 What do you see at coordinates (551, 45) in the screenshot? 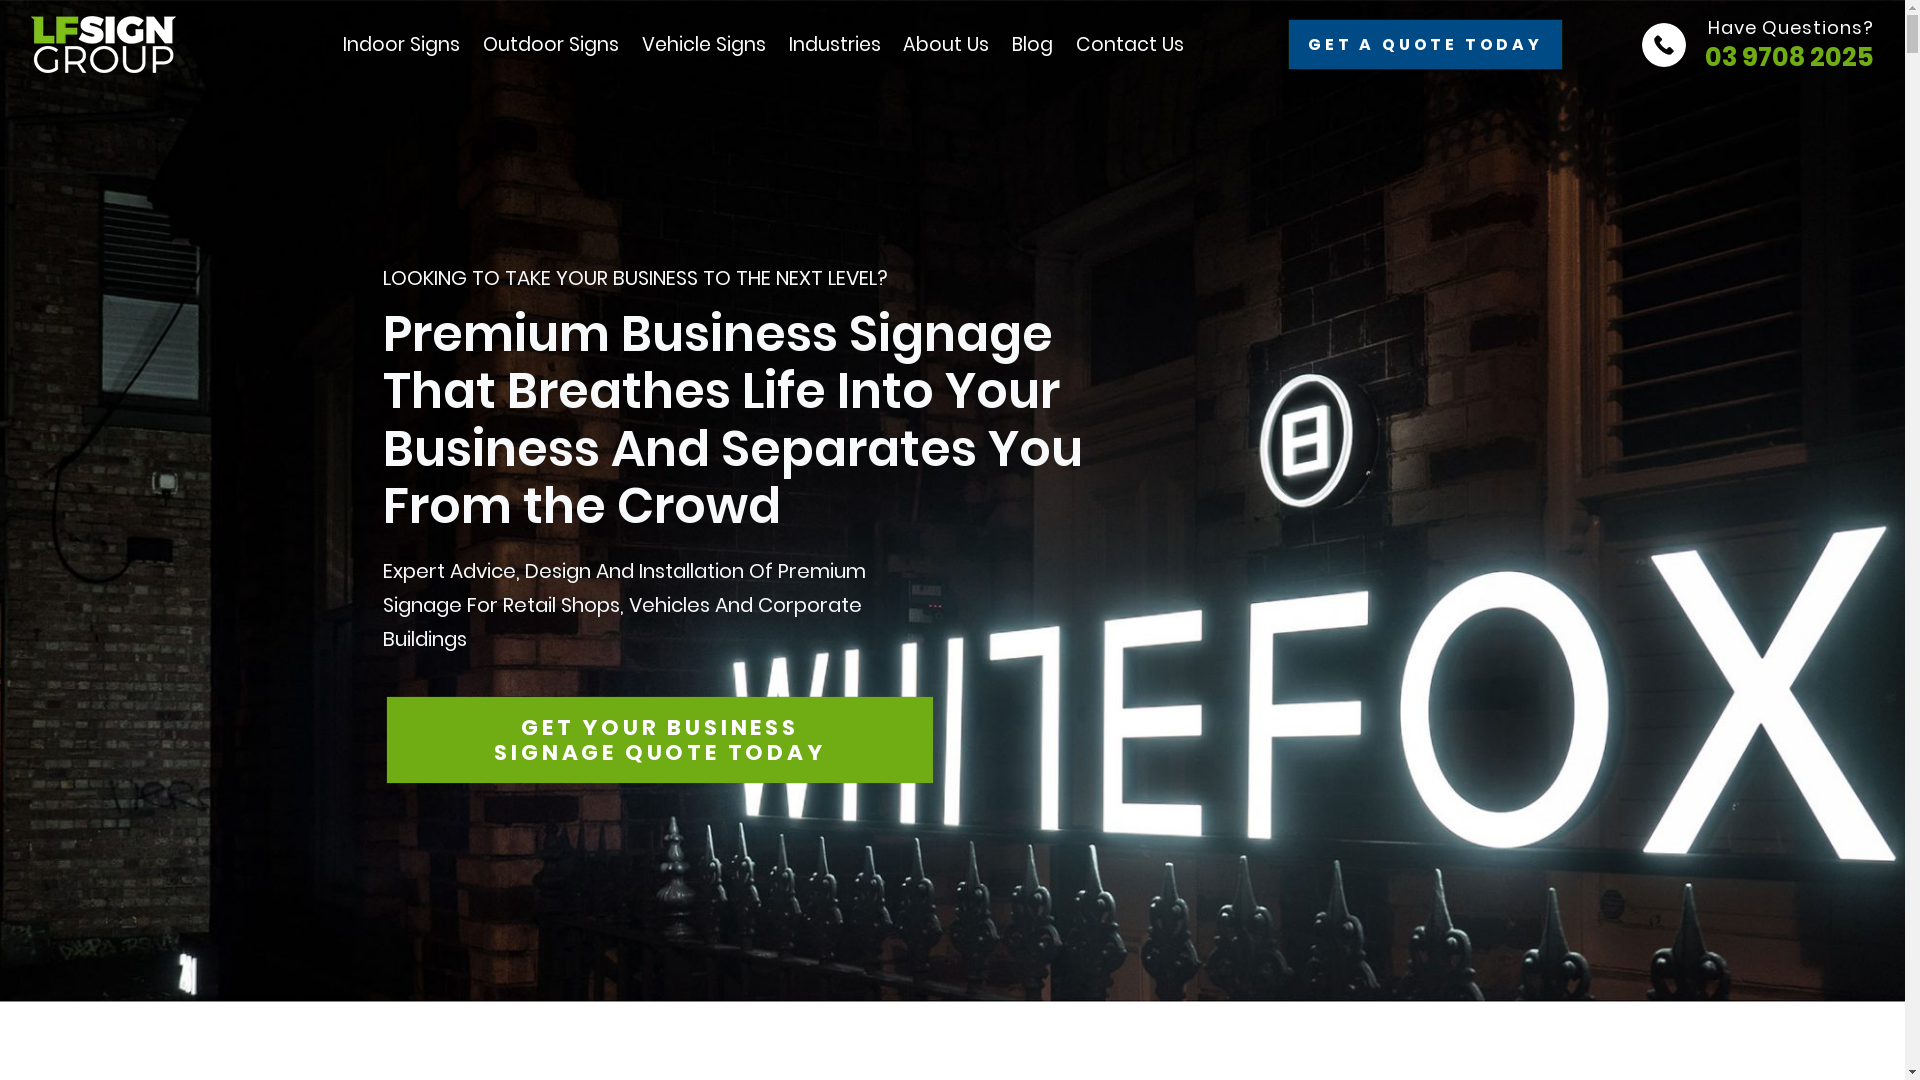
I see `'Outdoor Signs'` at bounding box center [551, 45].